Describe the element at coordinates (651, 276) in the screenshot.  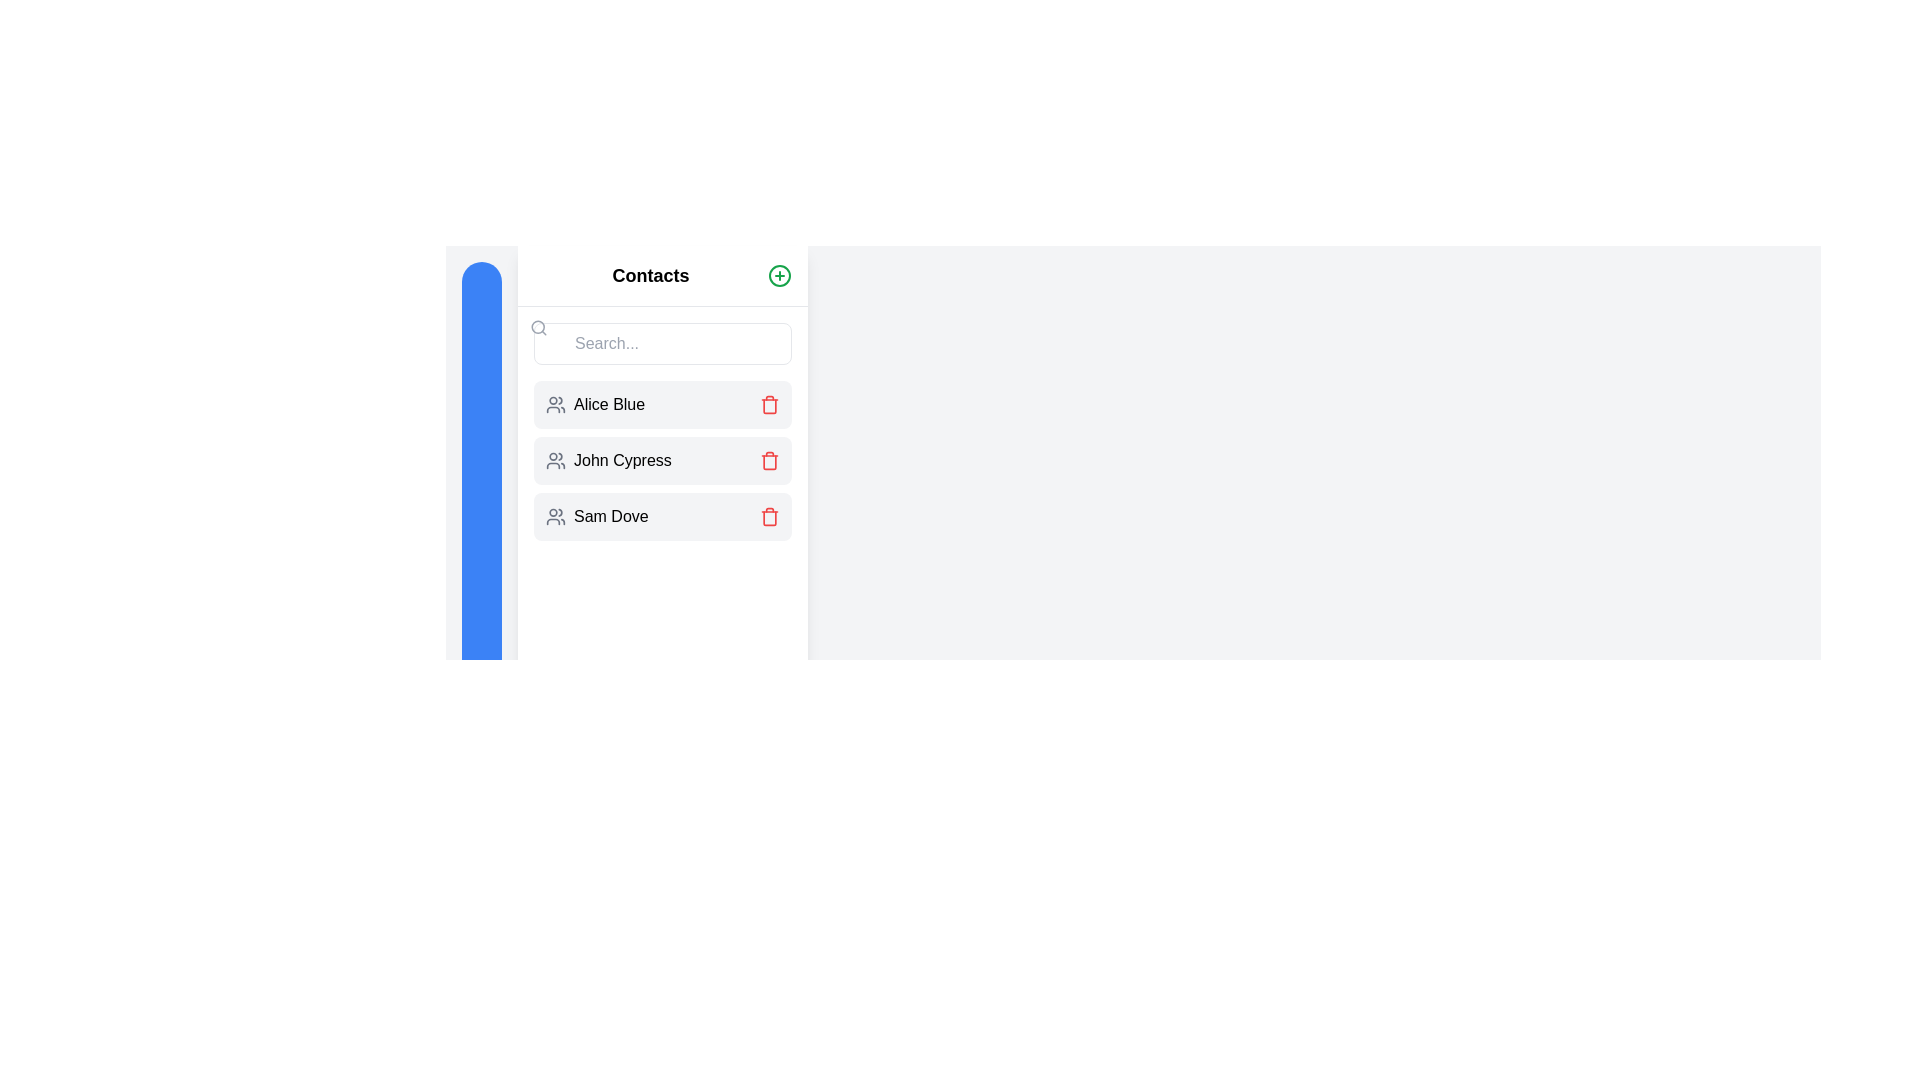
I see `the bold heading text 'Contacts'` at that location.